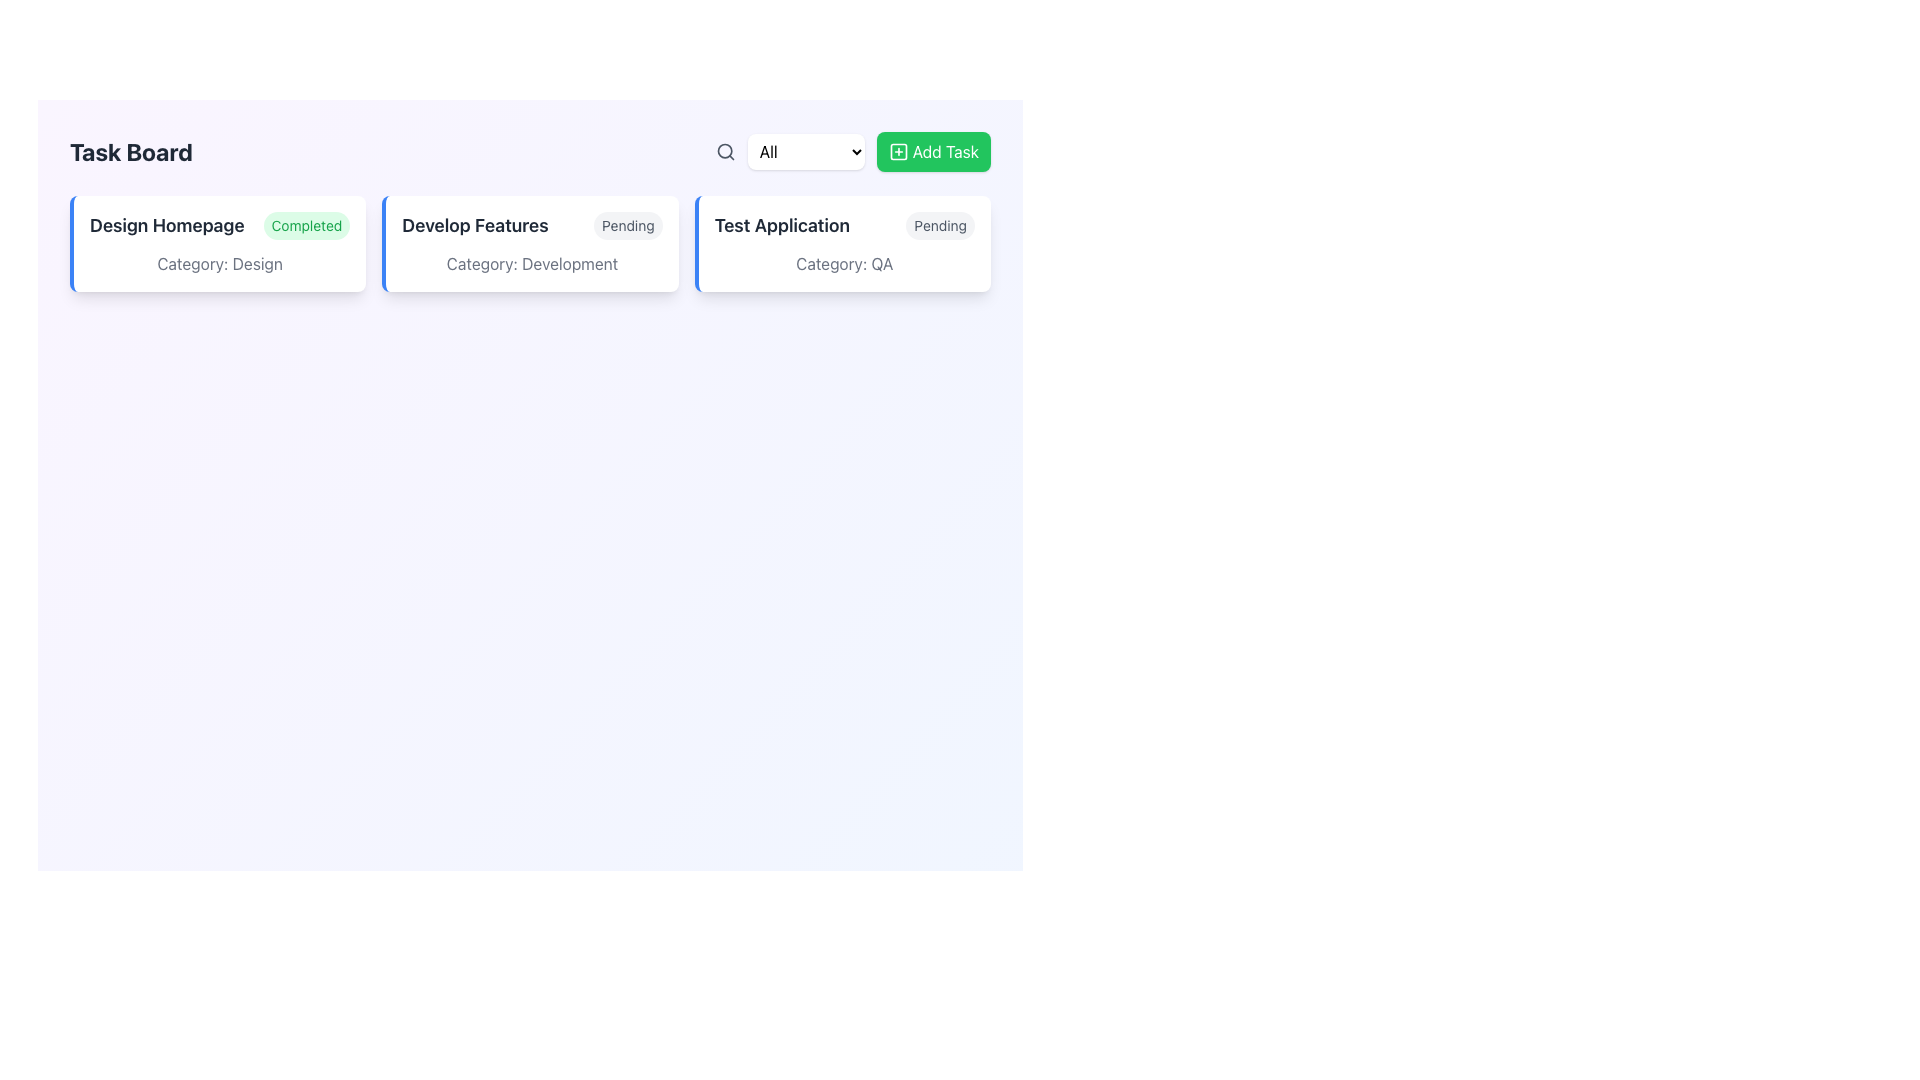  What do you see at coordinates (474, 225) in the screenshot?
I see `the text label indicating the title 'Develop Features' within the task board, which serves as a descriptive header for the task content` at bounding box center [474, 225].